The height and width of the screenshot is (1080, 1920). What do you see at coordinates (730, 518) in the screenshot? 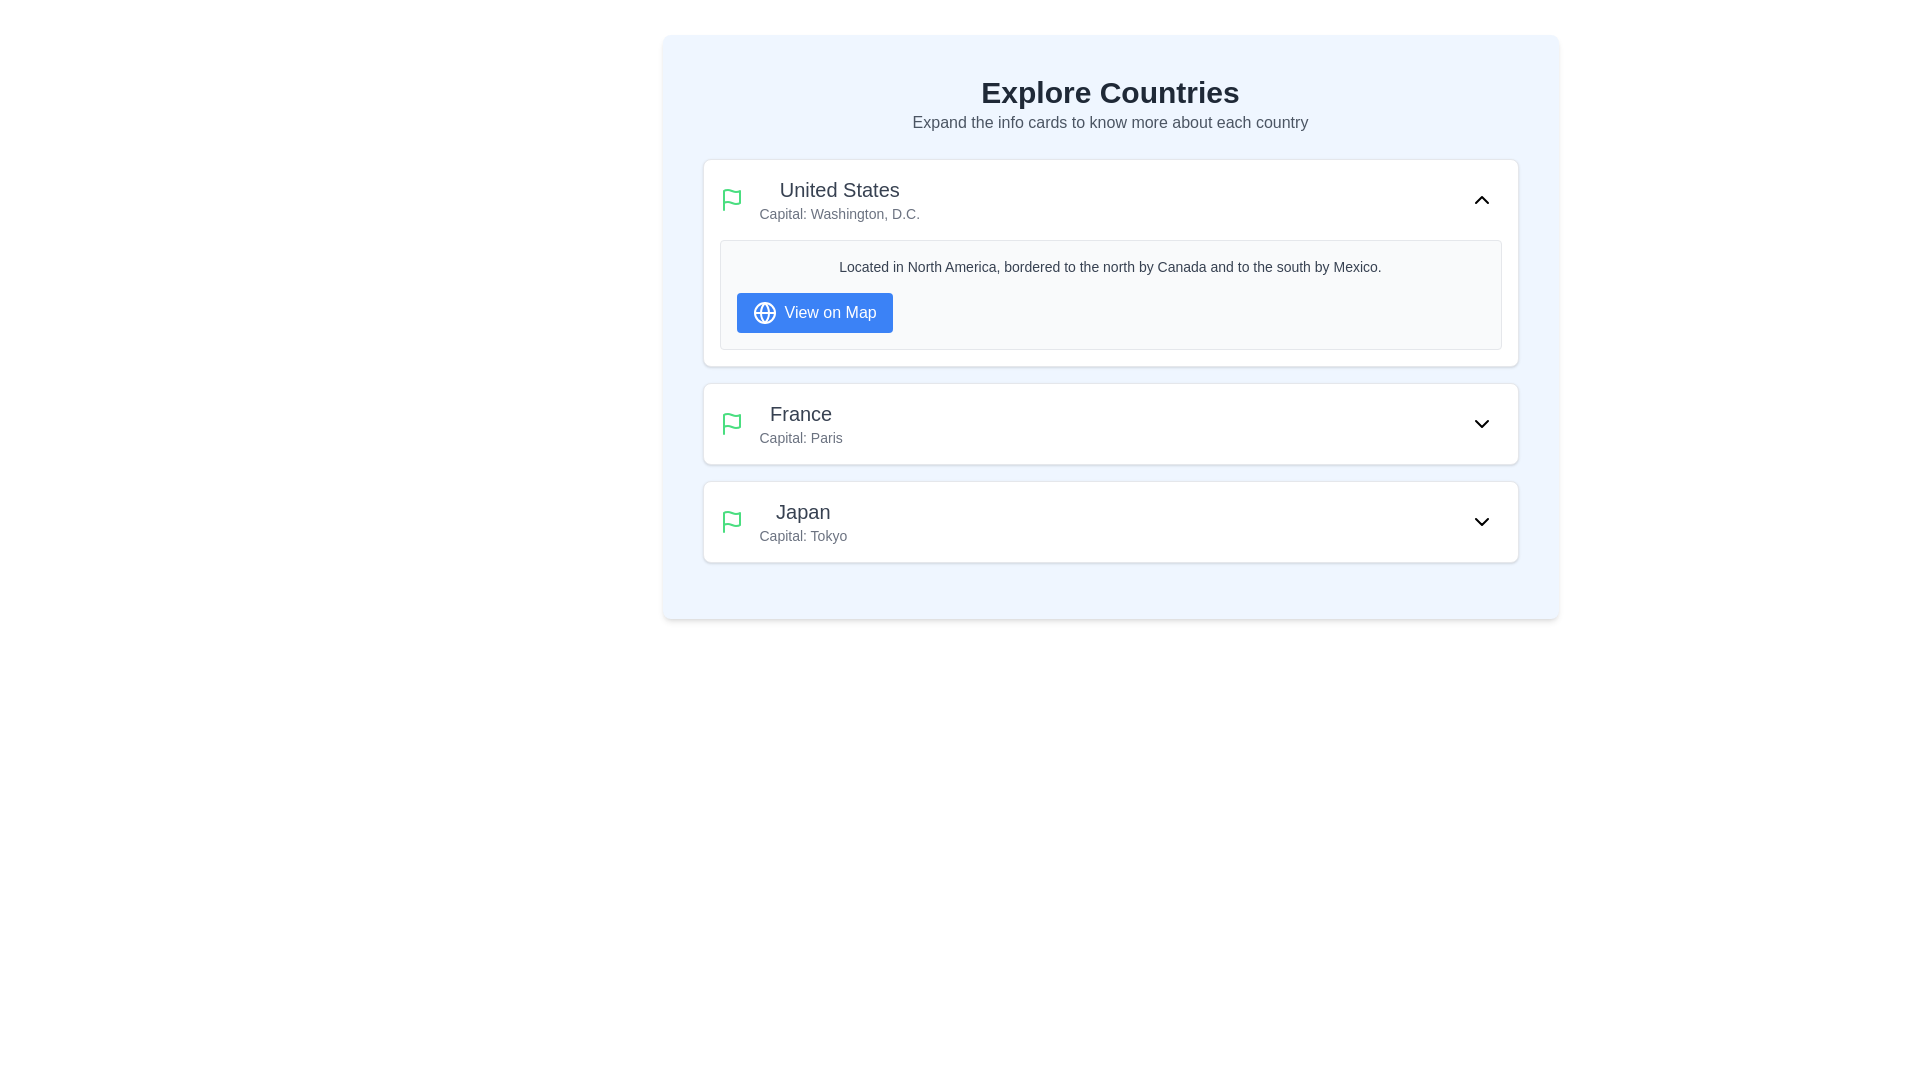
I see `the green waving flag icon representing the body of the flag for the 'Japan' list item in the SVG graphic` at bounding box center [730, 518].